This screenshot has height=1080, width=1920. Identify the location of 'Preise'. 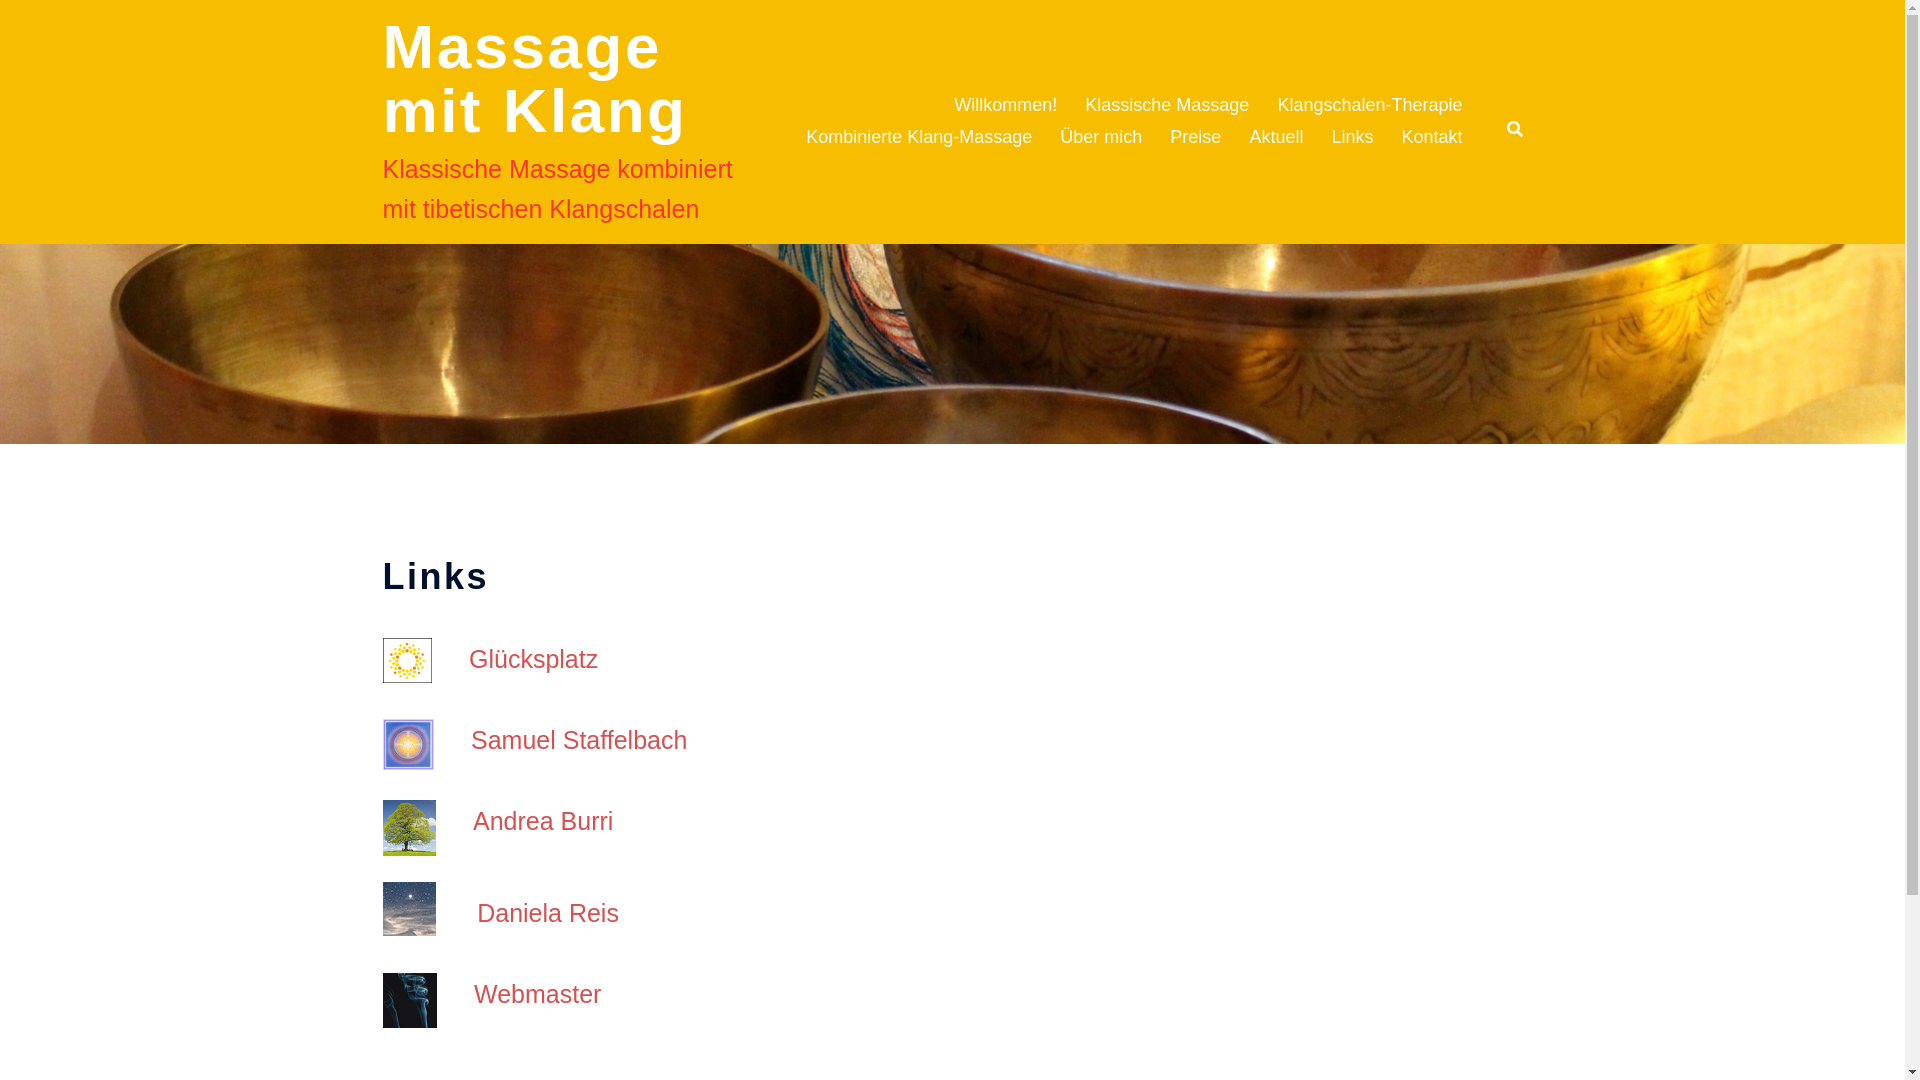
(1195, 137).